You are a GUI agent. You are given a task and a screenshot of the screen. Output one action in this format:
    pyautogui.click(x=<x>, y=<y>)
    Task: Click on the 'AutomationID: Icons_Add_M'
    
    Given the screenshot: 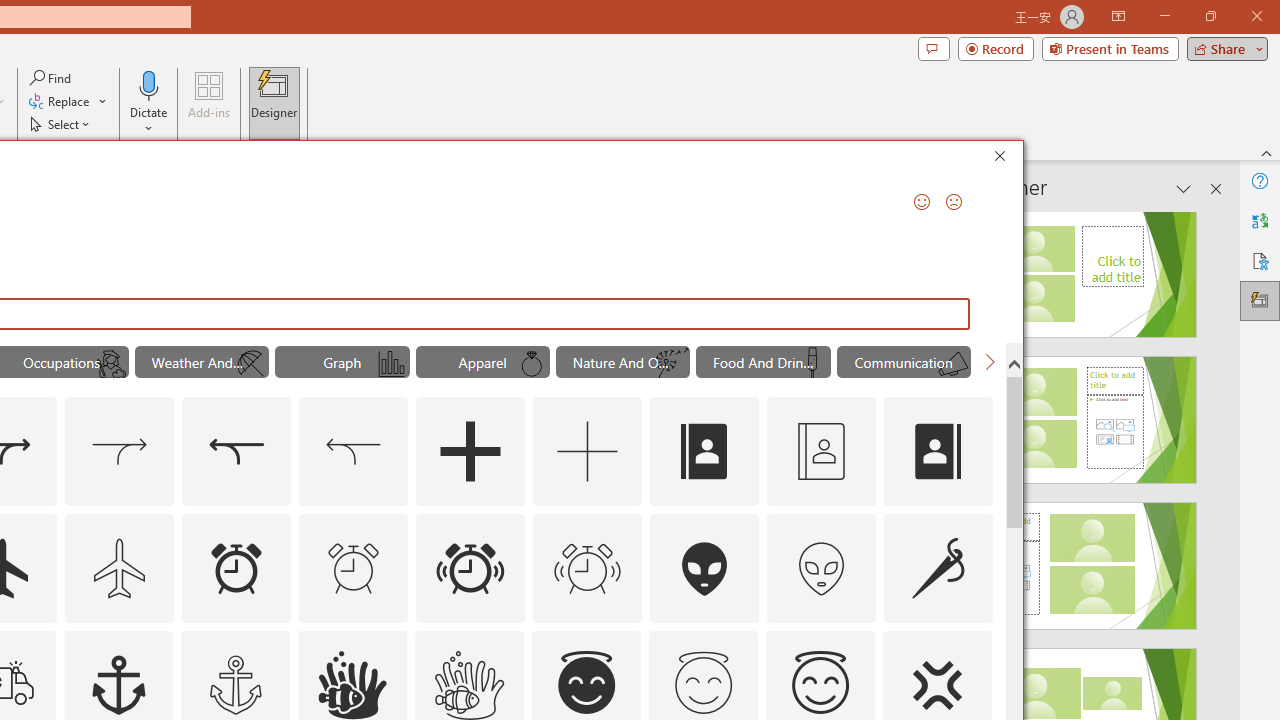 What is the action you would take?
    pyautogui.click(x=587, y=452)
    